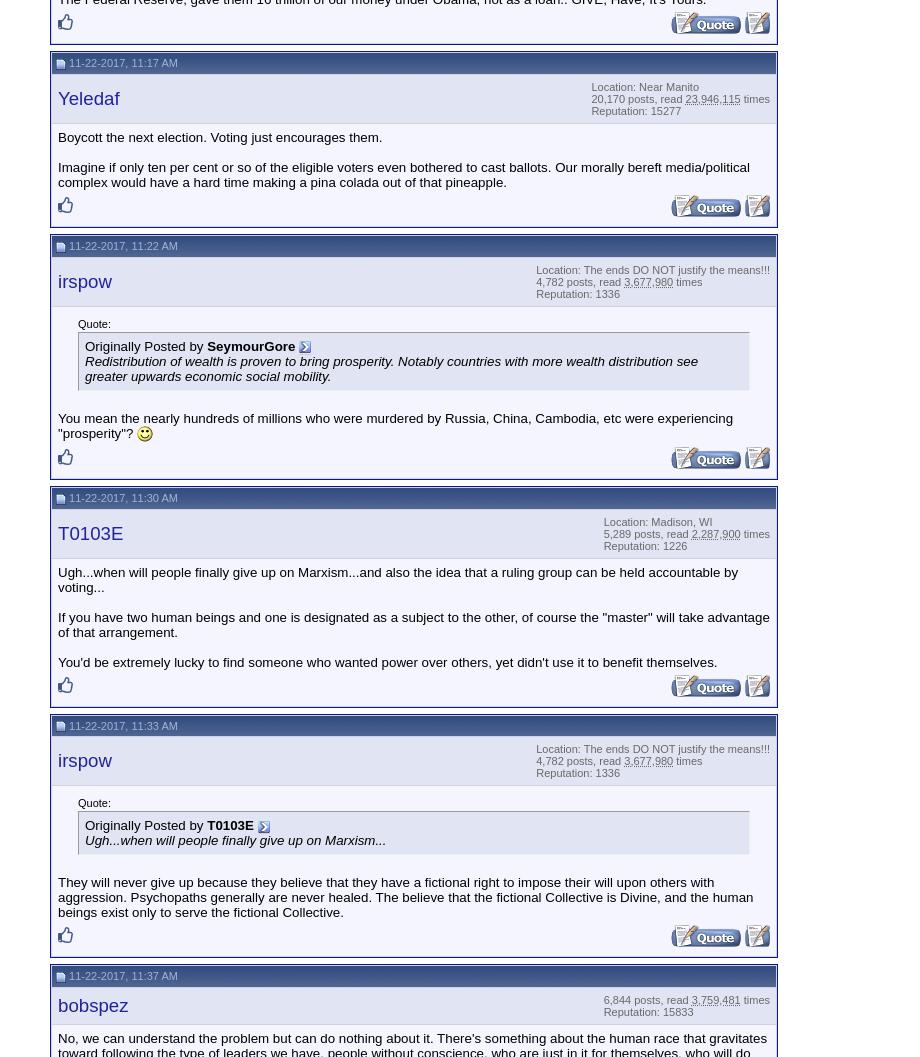 The width and height of the screenshot is (920, 1057). Describe the element at coordinates (684, 98) in the screenshot. I see `'23,946,115'` at that location.